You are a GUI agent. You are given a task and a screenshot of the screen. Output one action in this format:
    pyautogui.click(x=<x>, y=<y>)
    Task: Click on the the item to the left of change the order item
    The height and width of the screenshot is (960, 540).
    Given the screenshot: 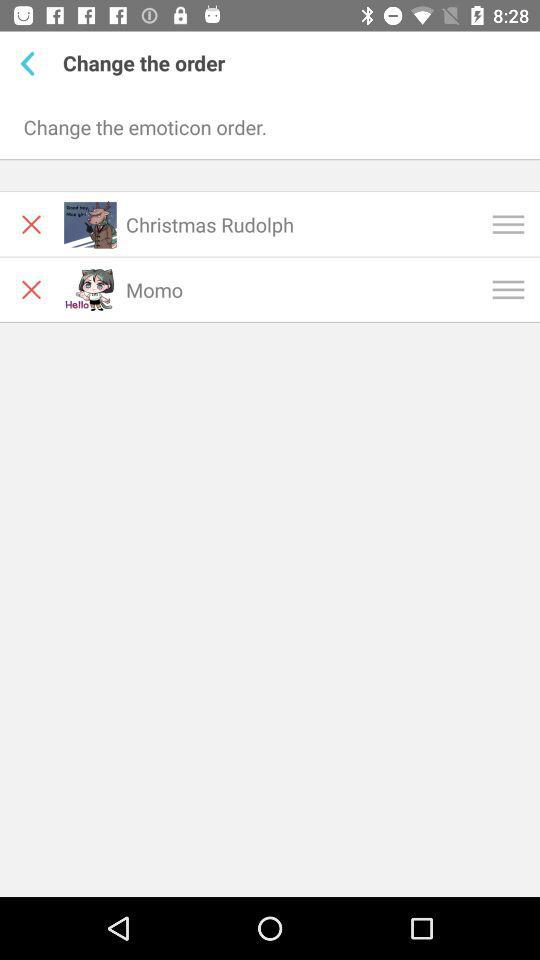 What is the action you would take?
    pyautogui.click(x=30, y=63)
    